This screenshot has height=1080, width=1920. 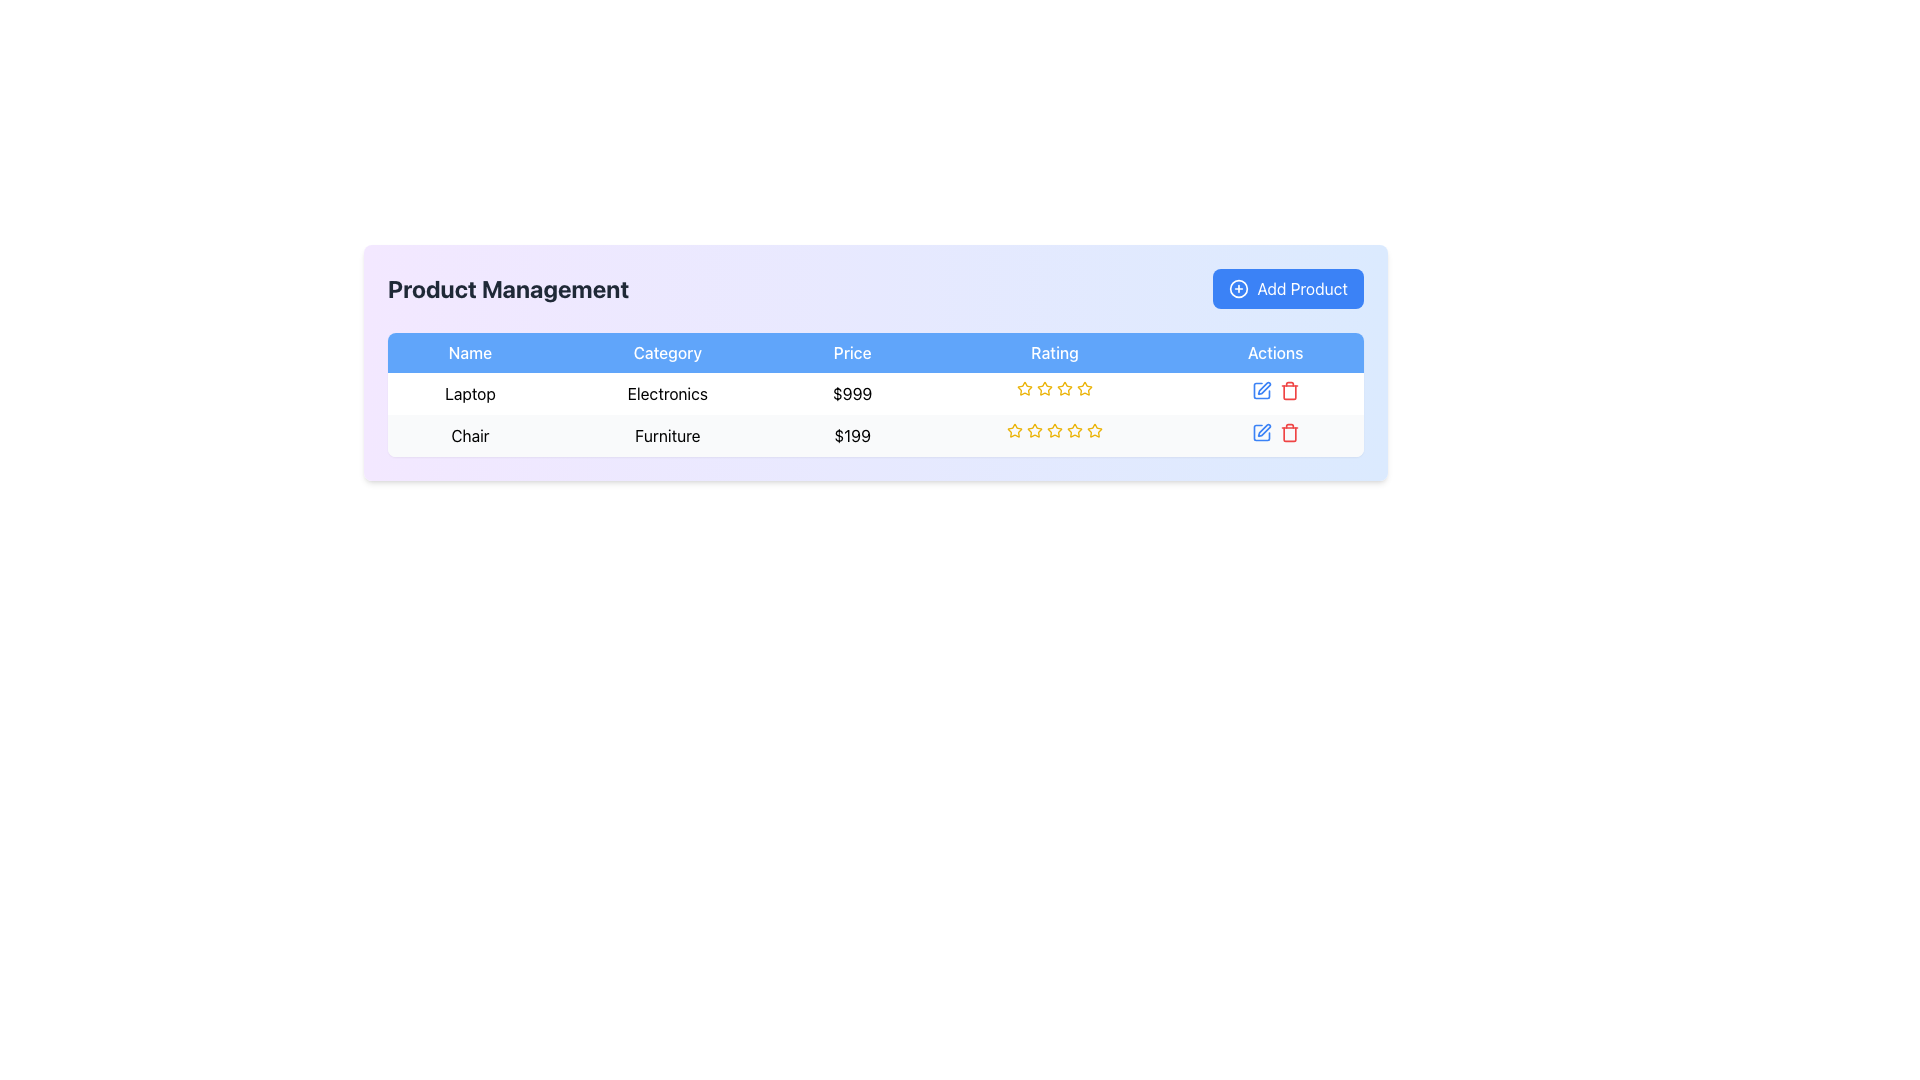 I want to click on the fifth Rating Star Icon in the 'Rating' column of the second row in the Product Management section, so click(x=1093, y=428).